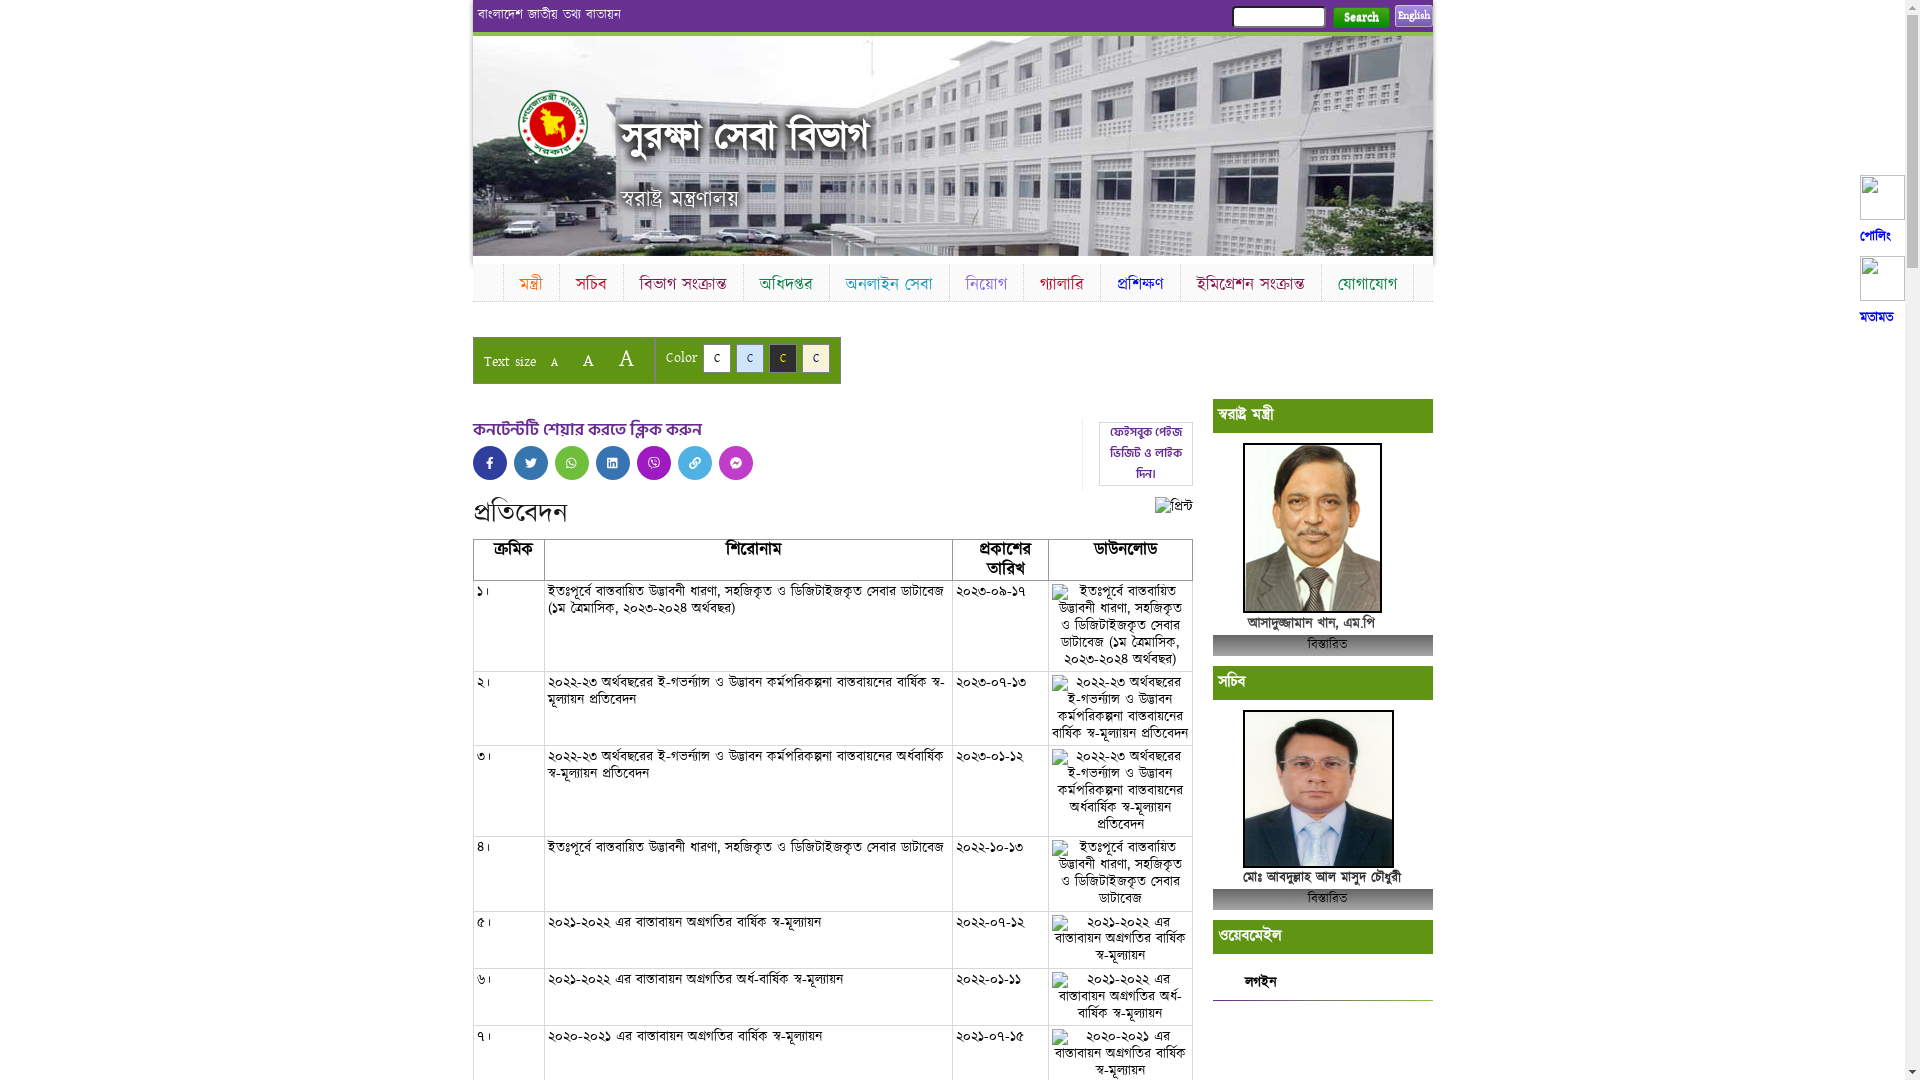  Describe the element at coordinates (569, 123) in the screenshot. I see `'Home'` at that location.